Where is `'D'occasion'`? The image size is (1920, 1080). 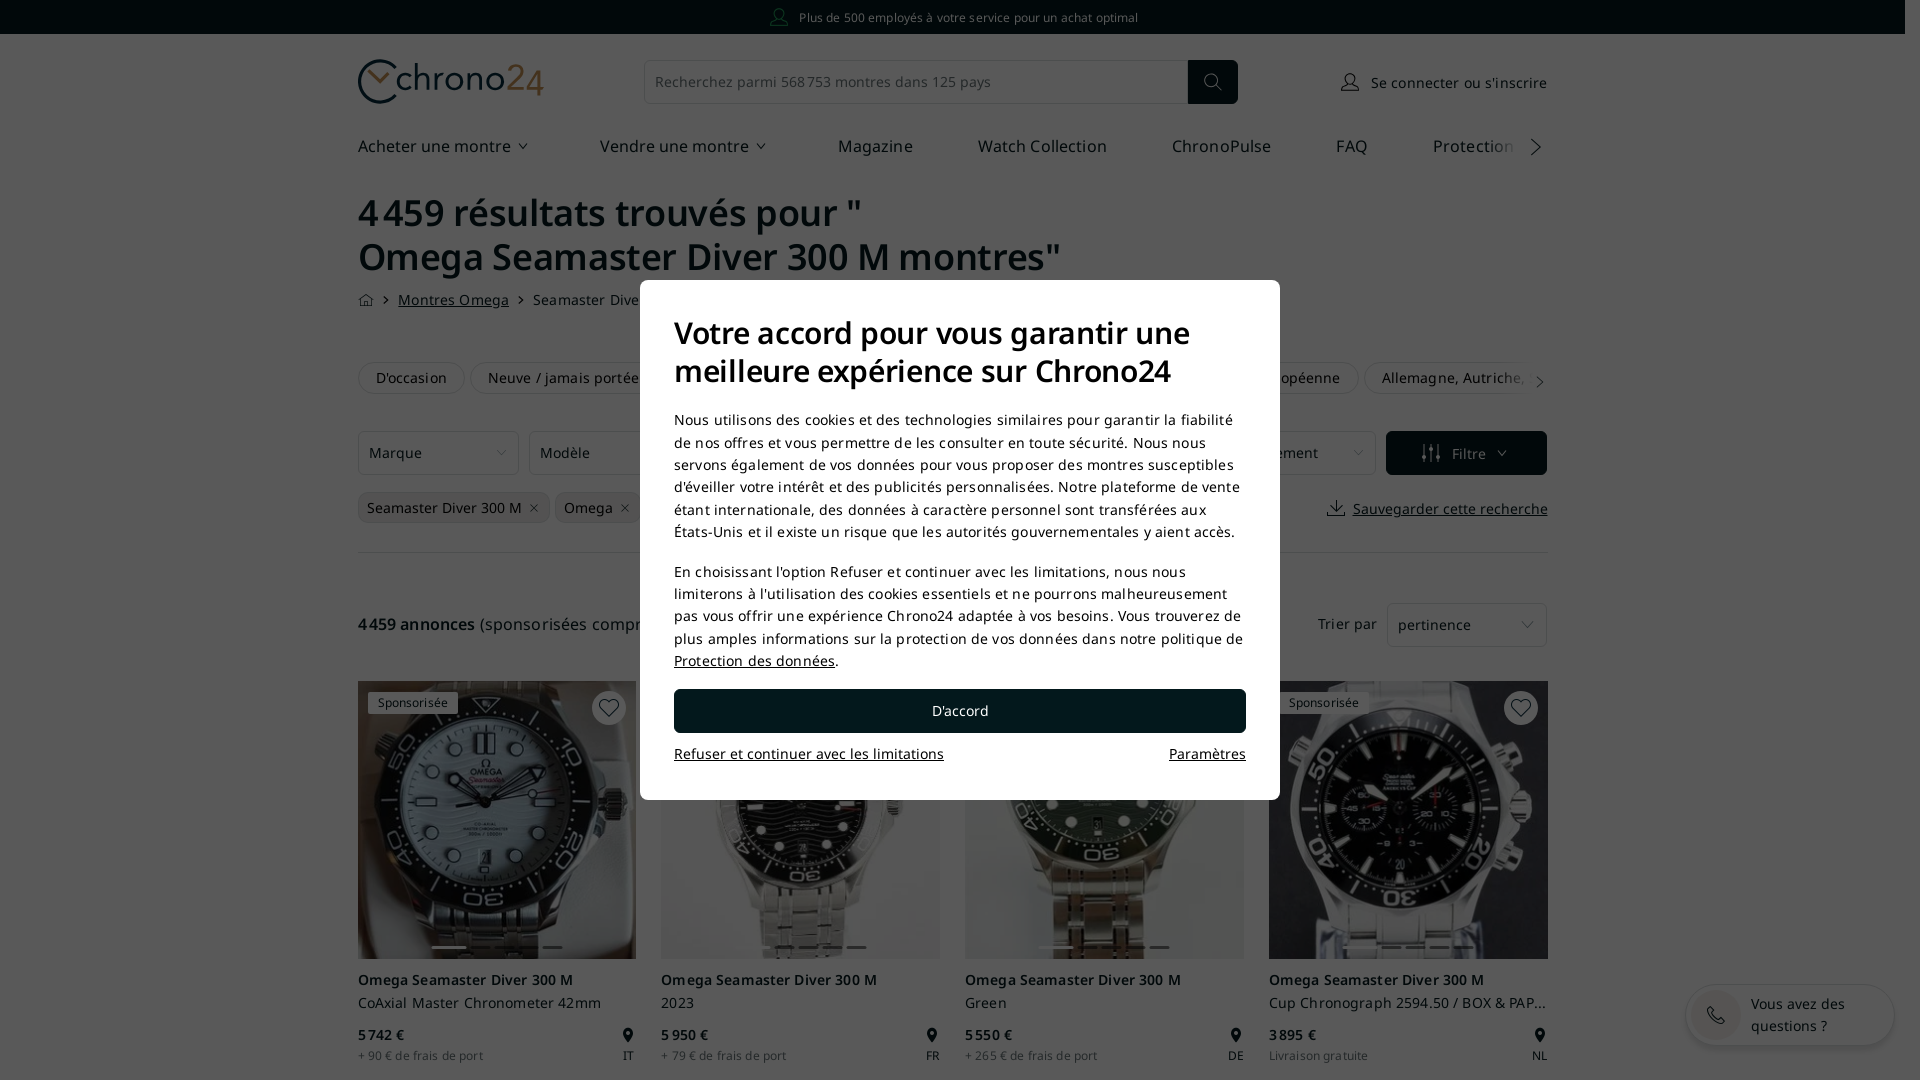 'D'occasion' is located at coordinates (358, 378).